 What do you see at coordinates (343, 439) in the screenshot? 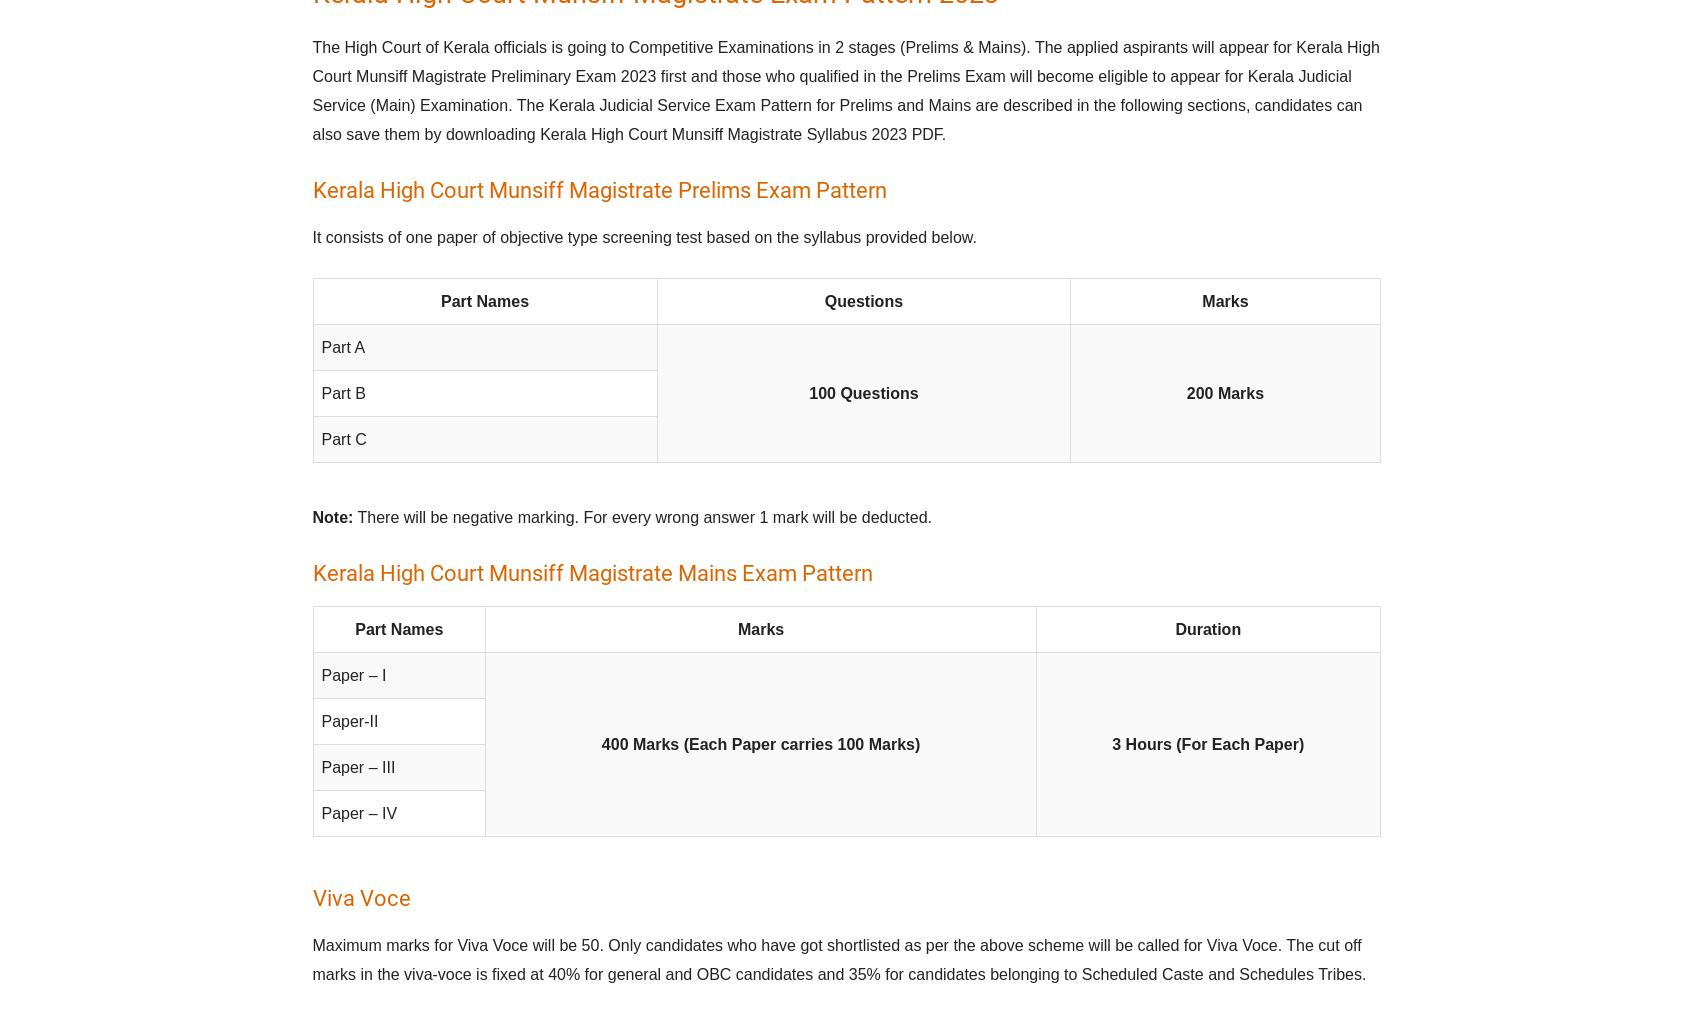
I see `'Part C'` at bounding box center [343, 439].